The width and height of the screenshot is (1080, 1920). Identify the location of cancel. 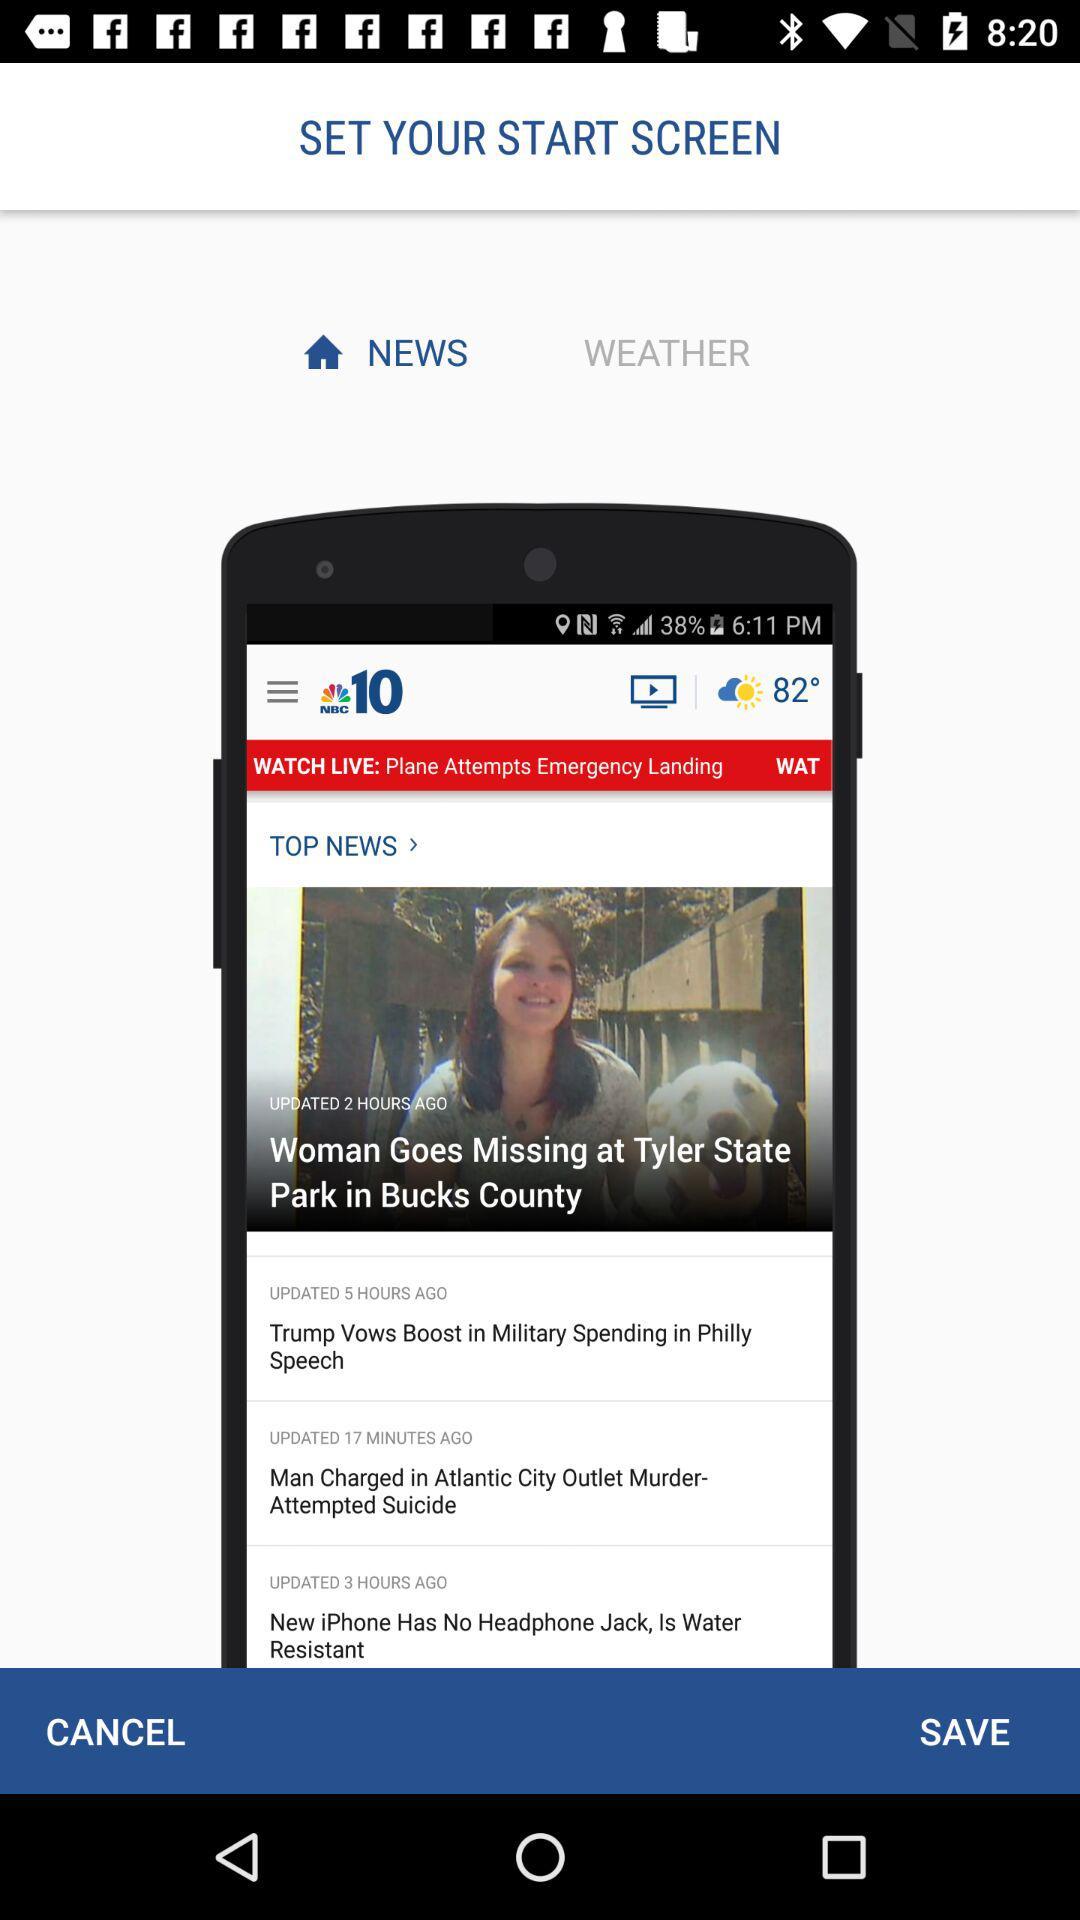
(115, 1730).